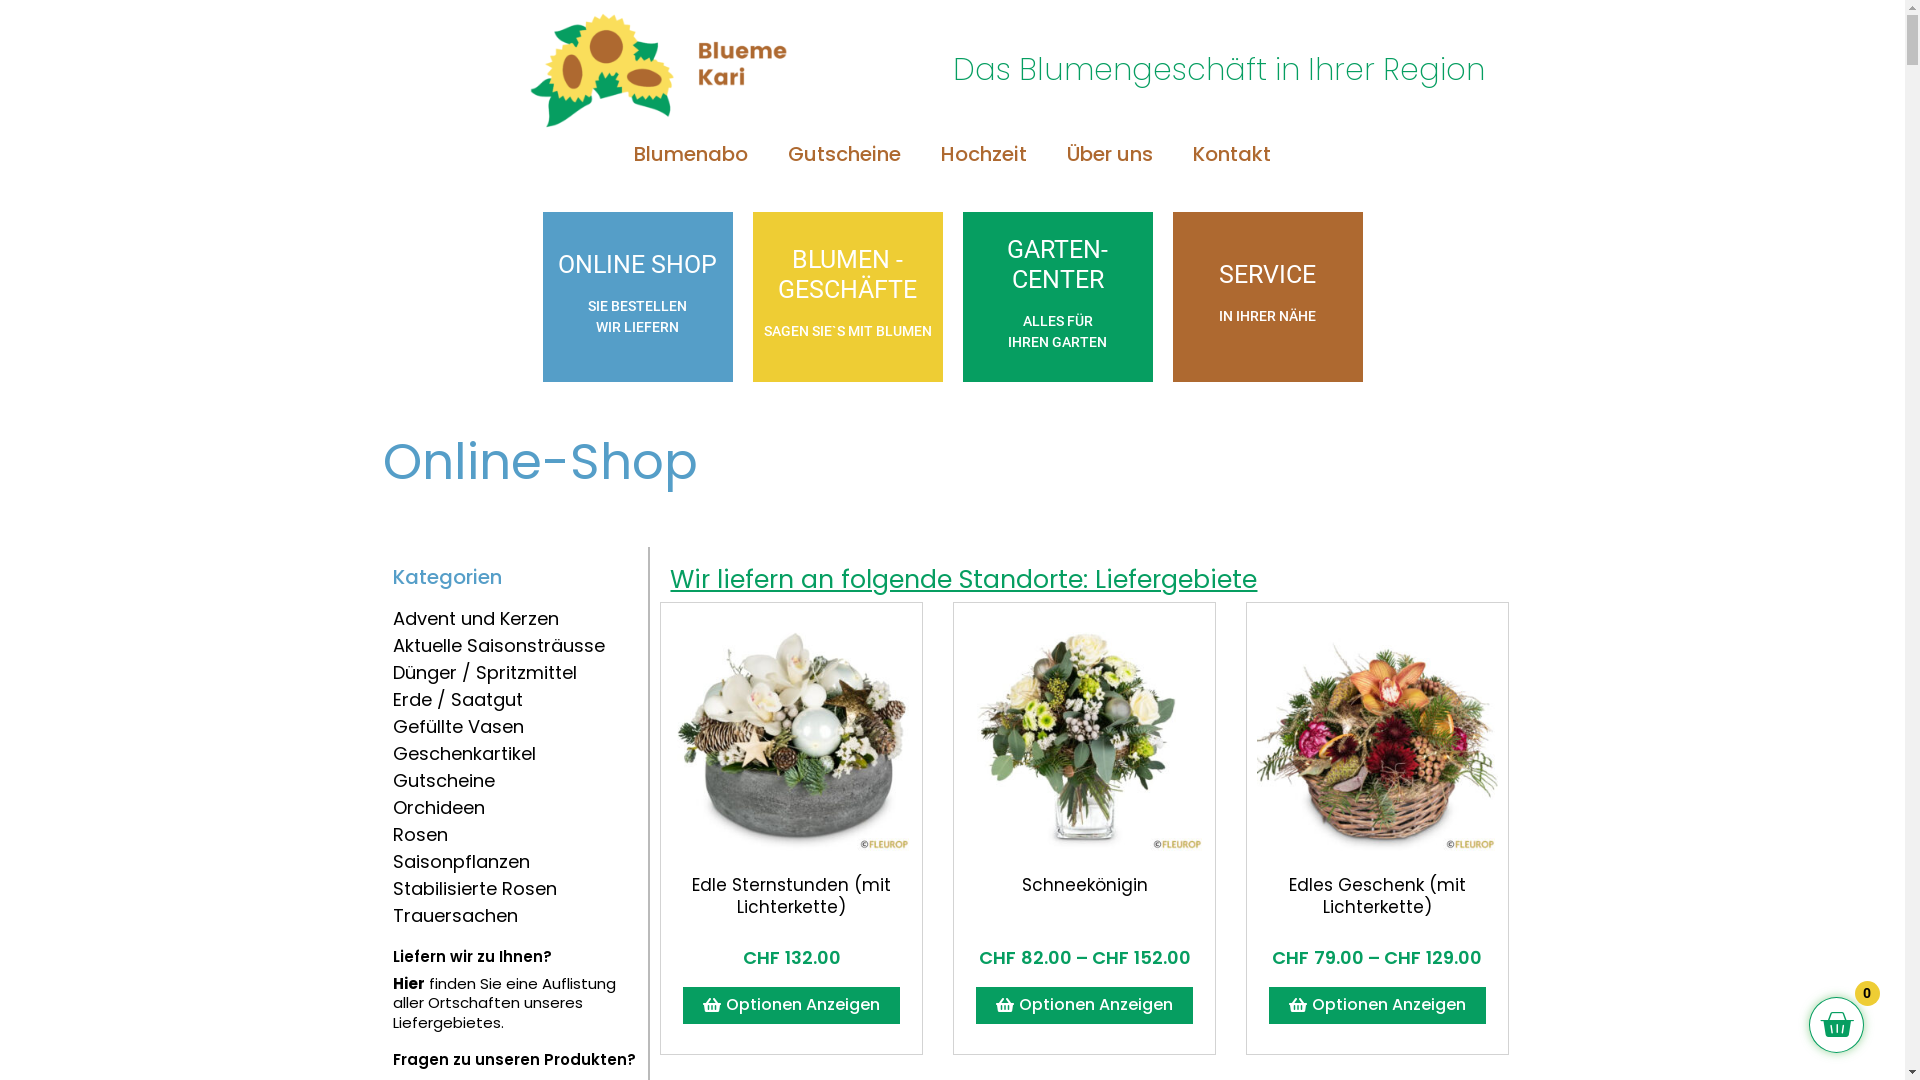  I want to click on 'Edle Sternstunden (mit Lichterkette)', so click(790, 893).